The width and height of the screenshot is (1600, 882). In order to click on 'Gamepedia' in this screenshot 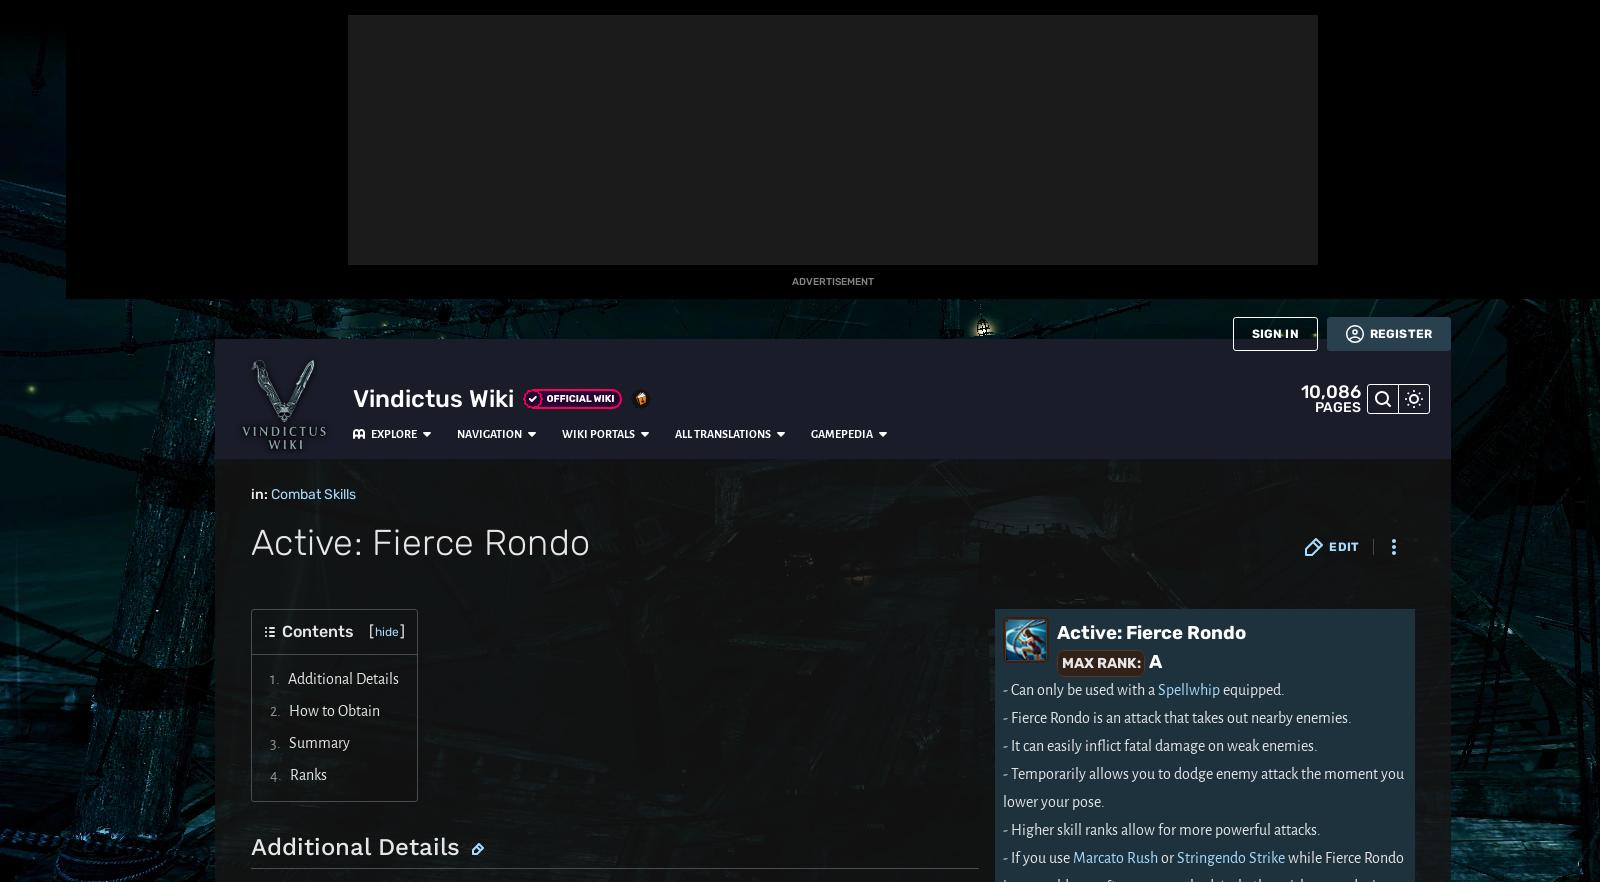, I will do `click(744, 22)`.